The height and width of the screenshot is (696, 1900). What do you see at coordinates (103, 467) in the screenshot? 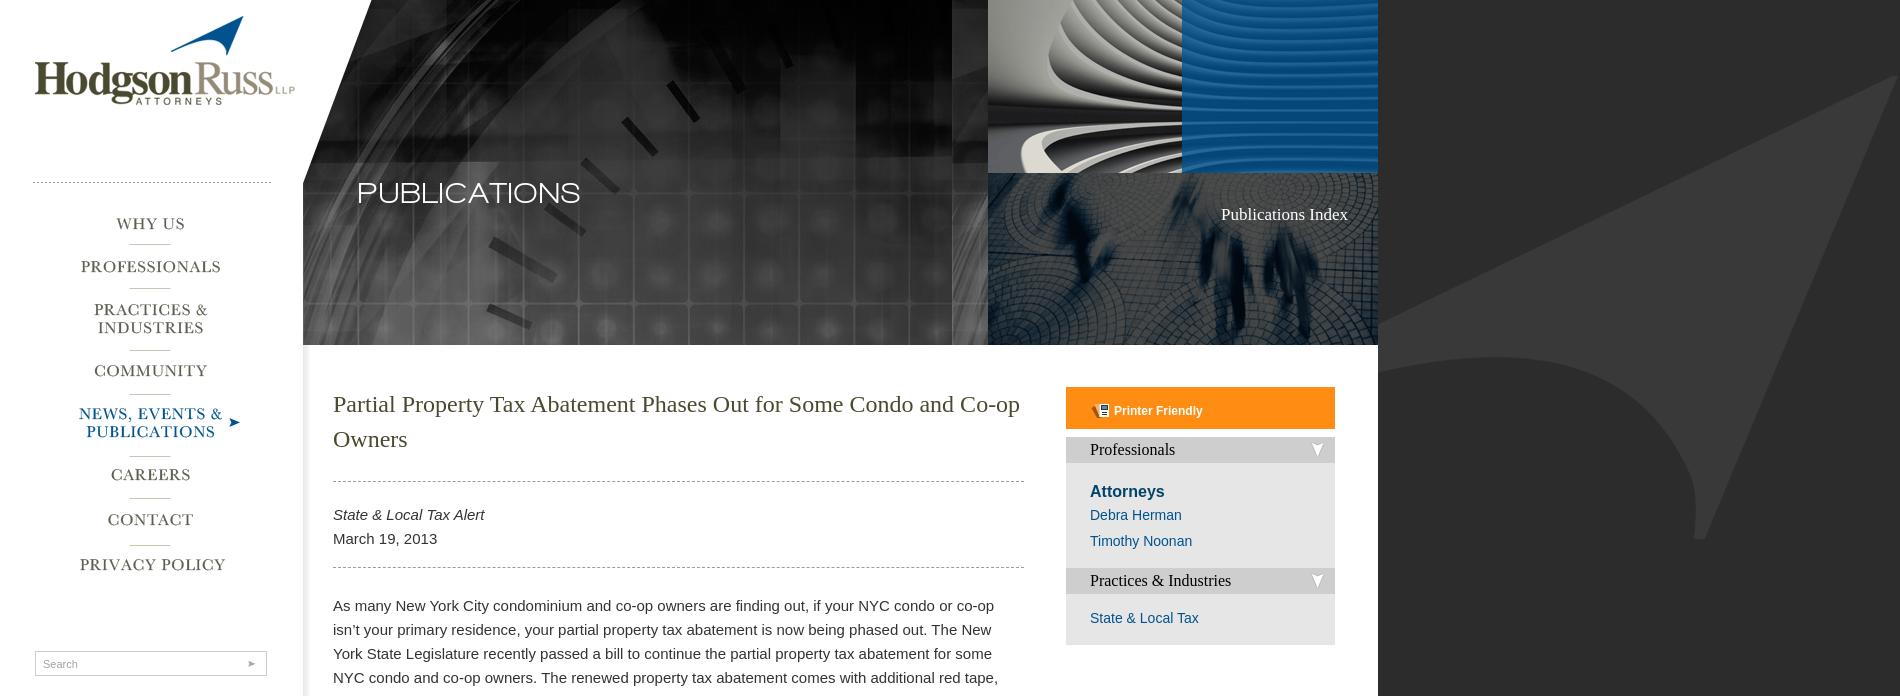
I see `'Careers'` at bounding box center [103, 467].